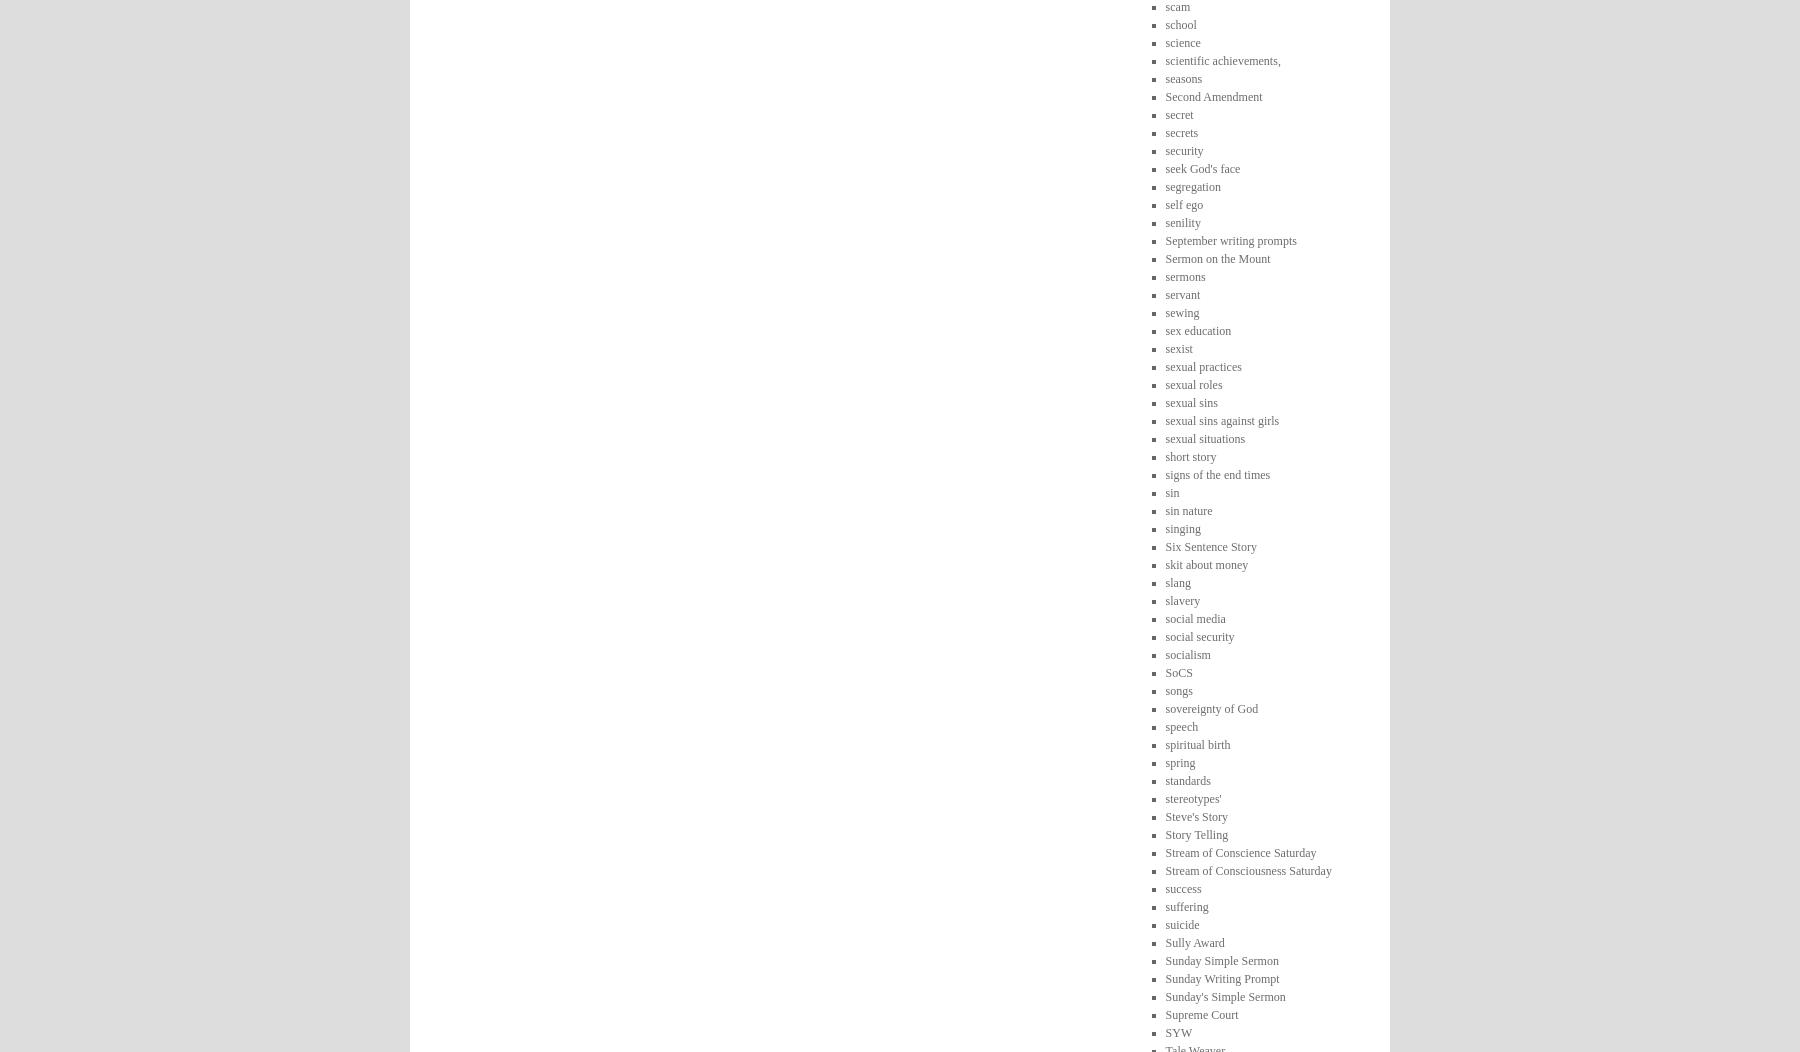 The height and width of the screenshot is (1052, 1800). Describe the element at coordinates (1181, 598) in the screenshot. I see `'slavery'` at that location.